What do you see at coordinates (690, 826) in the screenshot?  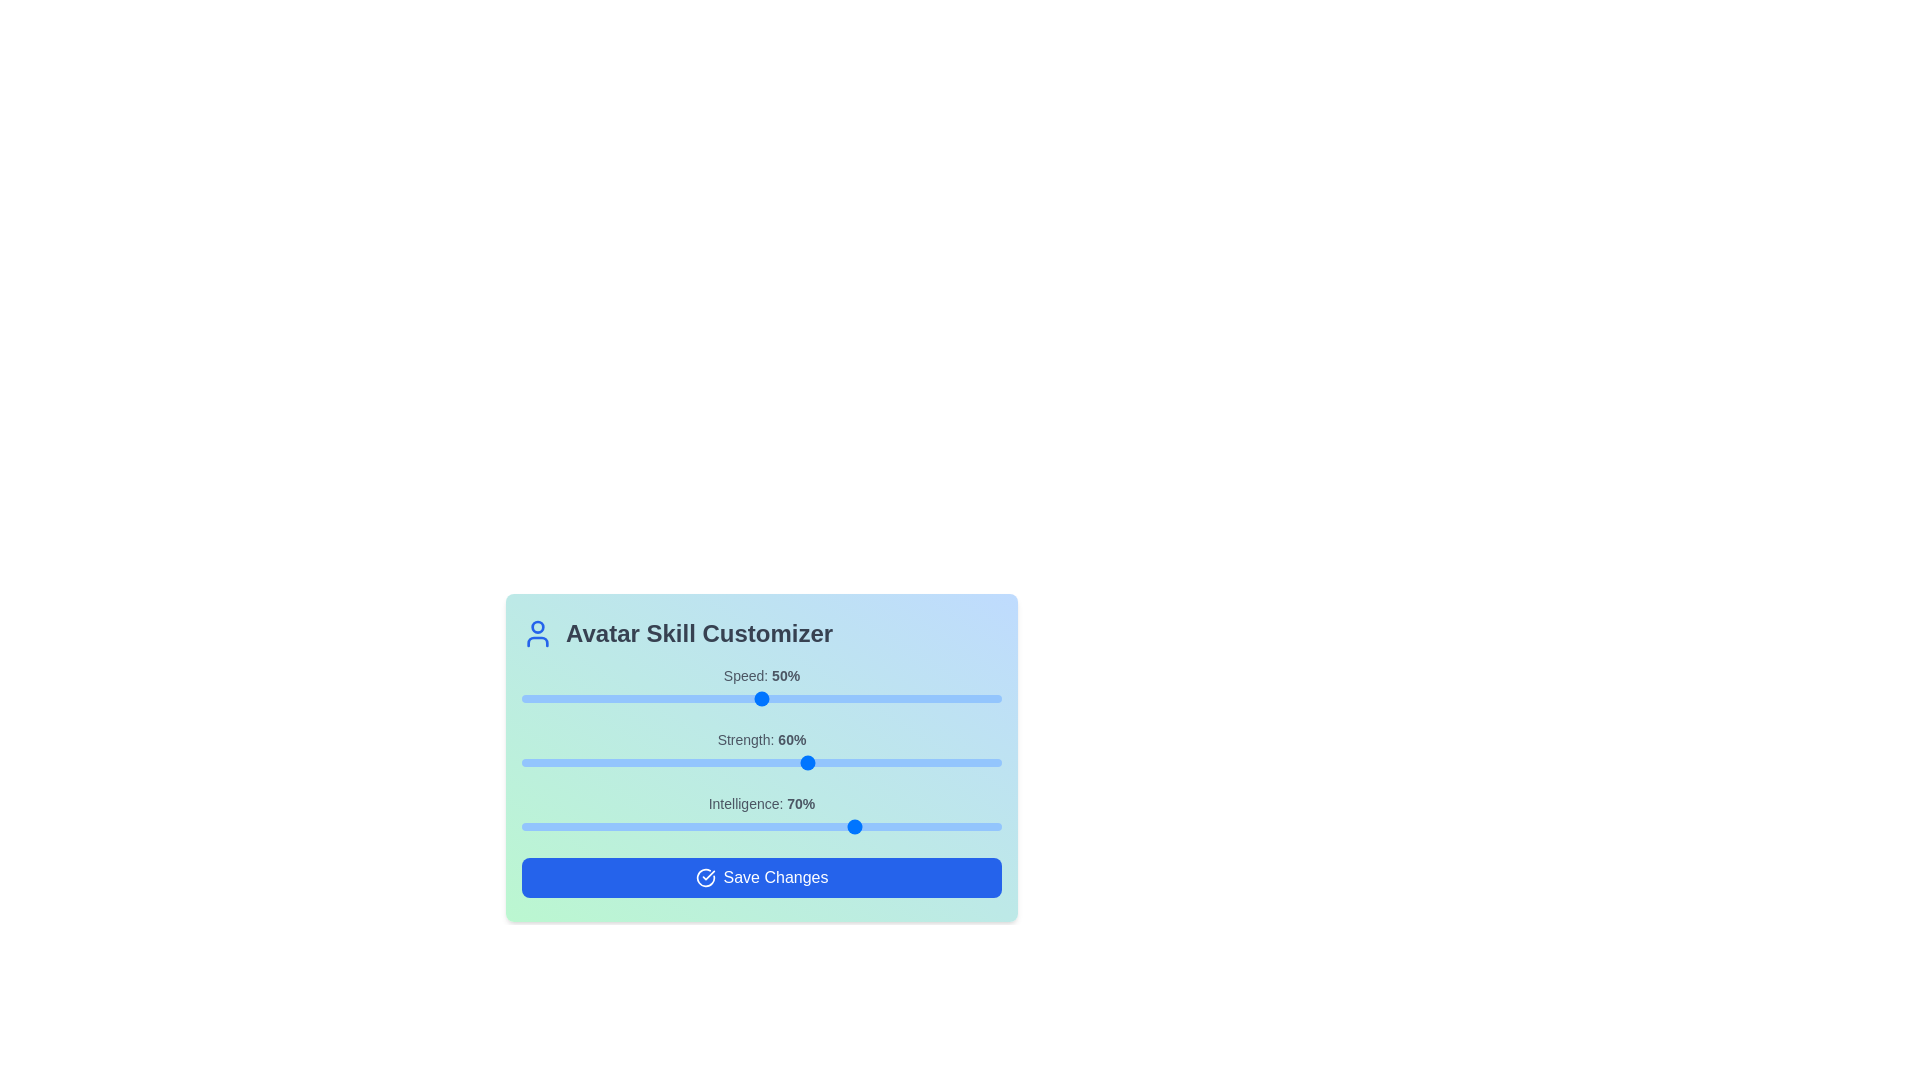 I see `intelligence level` at bounding box center [690, 826].